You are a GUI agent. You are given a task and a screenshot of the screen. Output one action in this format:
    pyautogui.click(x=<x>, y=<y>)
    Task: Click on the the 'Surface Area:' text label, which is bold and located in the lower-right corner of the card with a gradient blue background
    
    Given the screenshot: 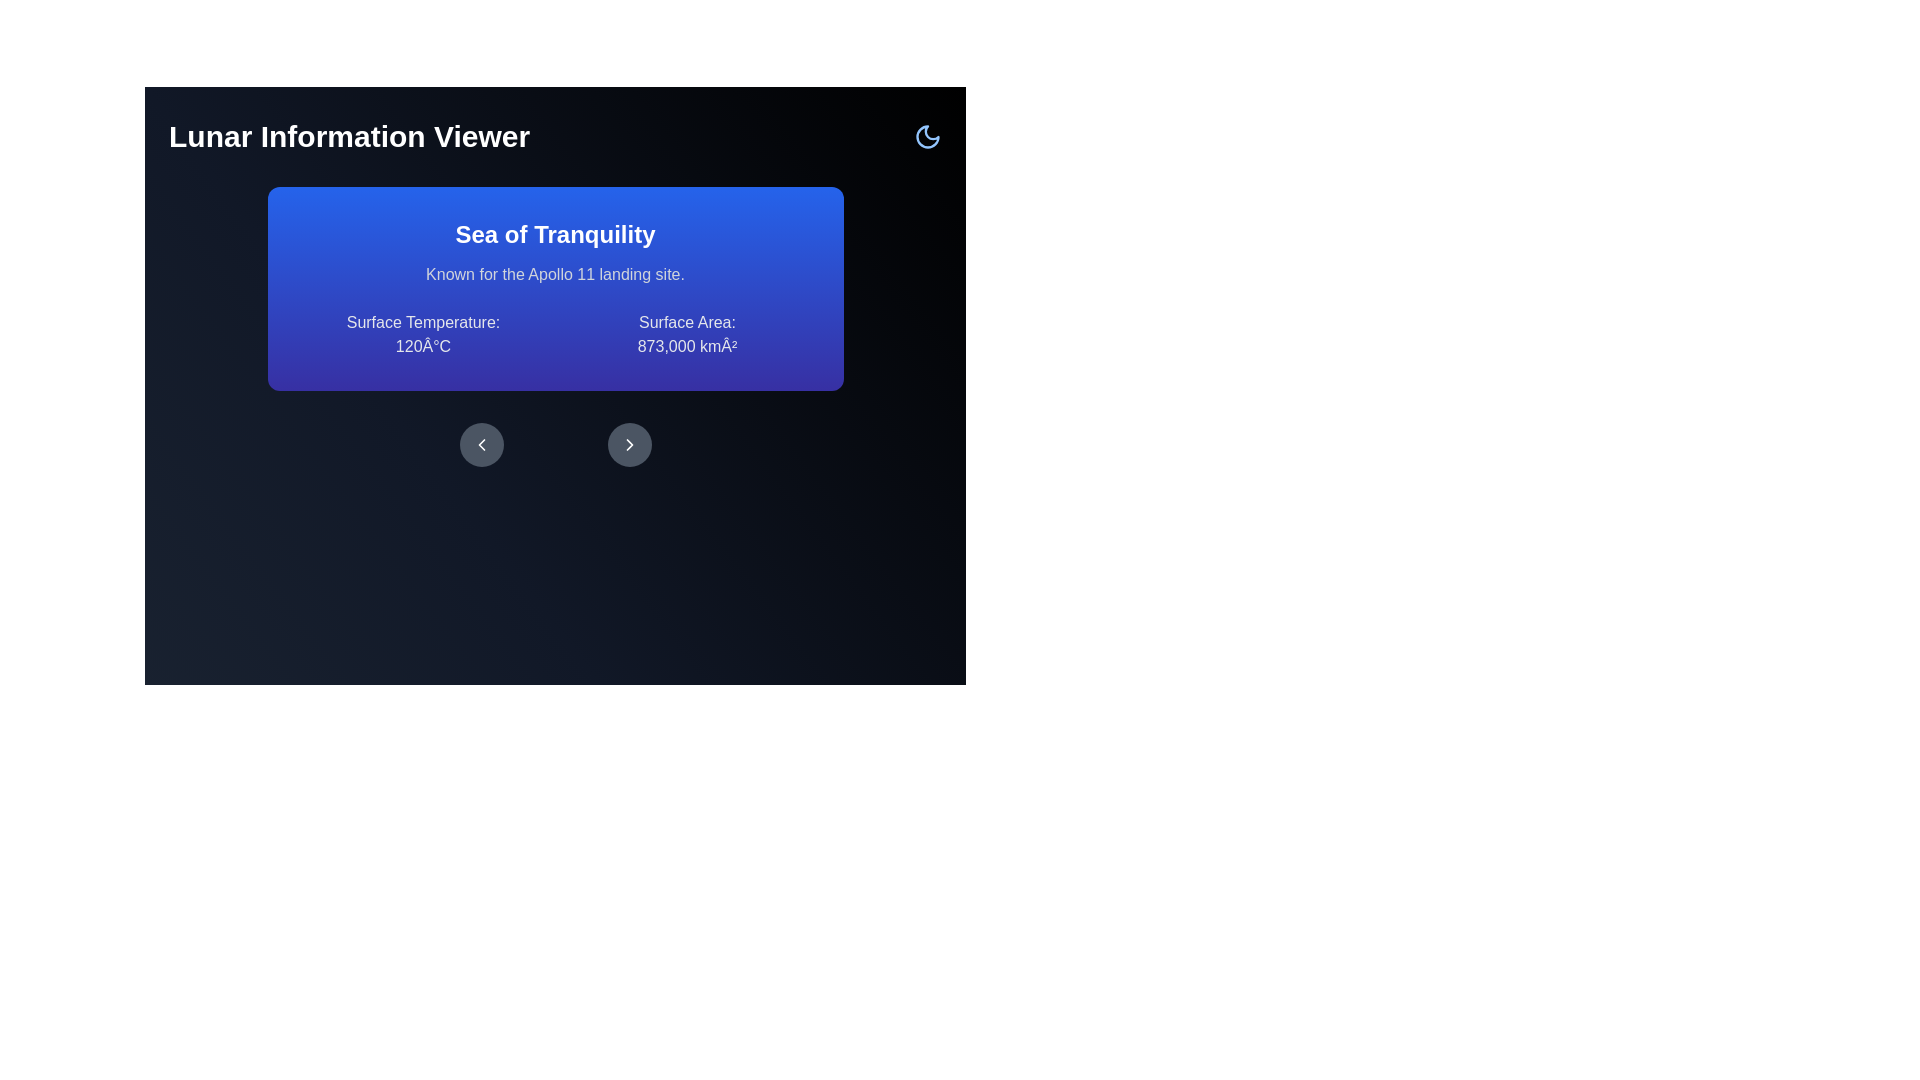 What is the action you would take?
    pyautogui.click(x=687, y=321)
    